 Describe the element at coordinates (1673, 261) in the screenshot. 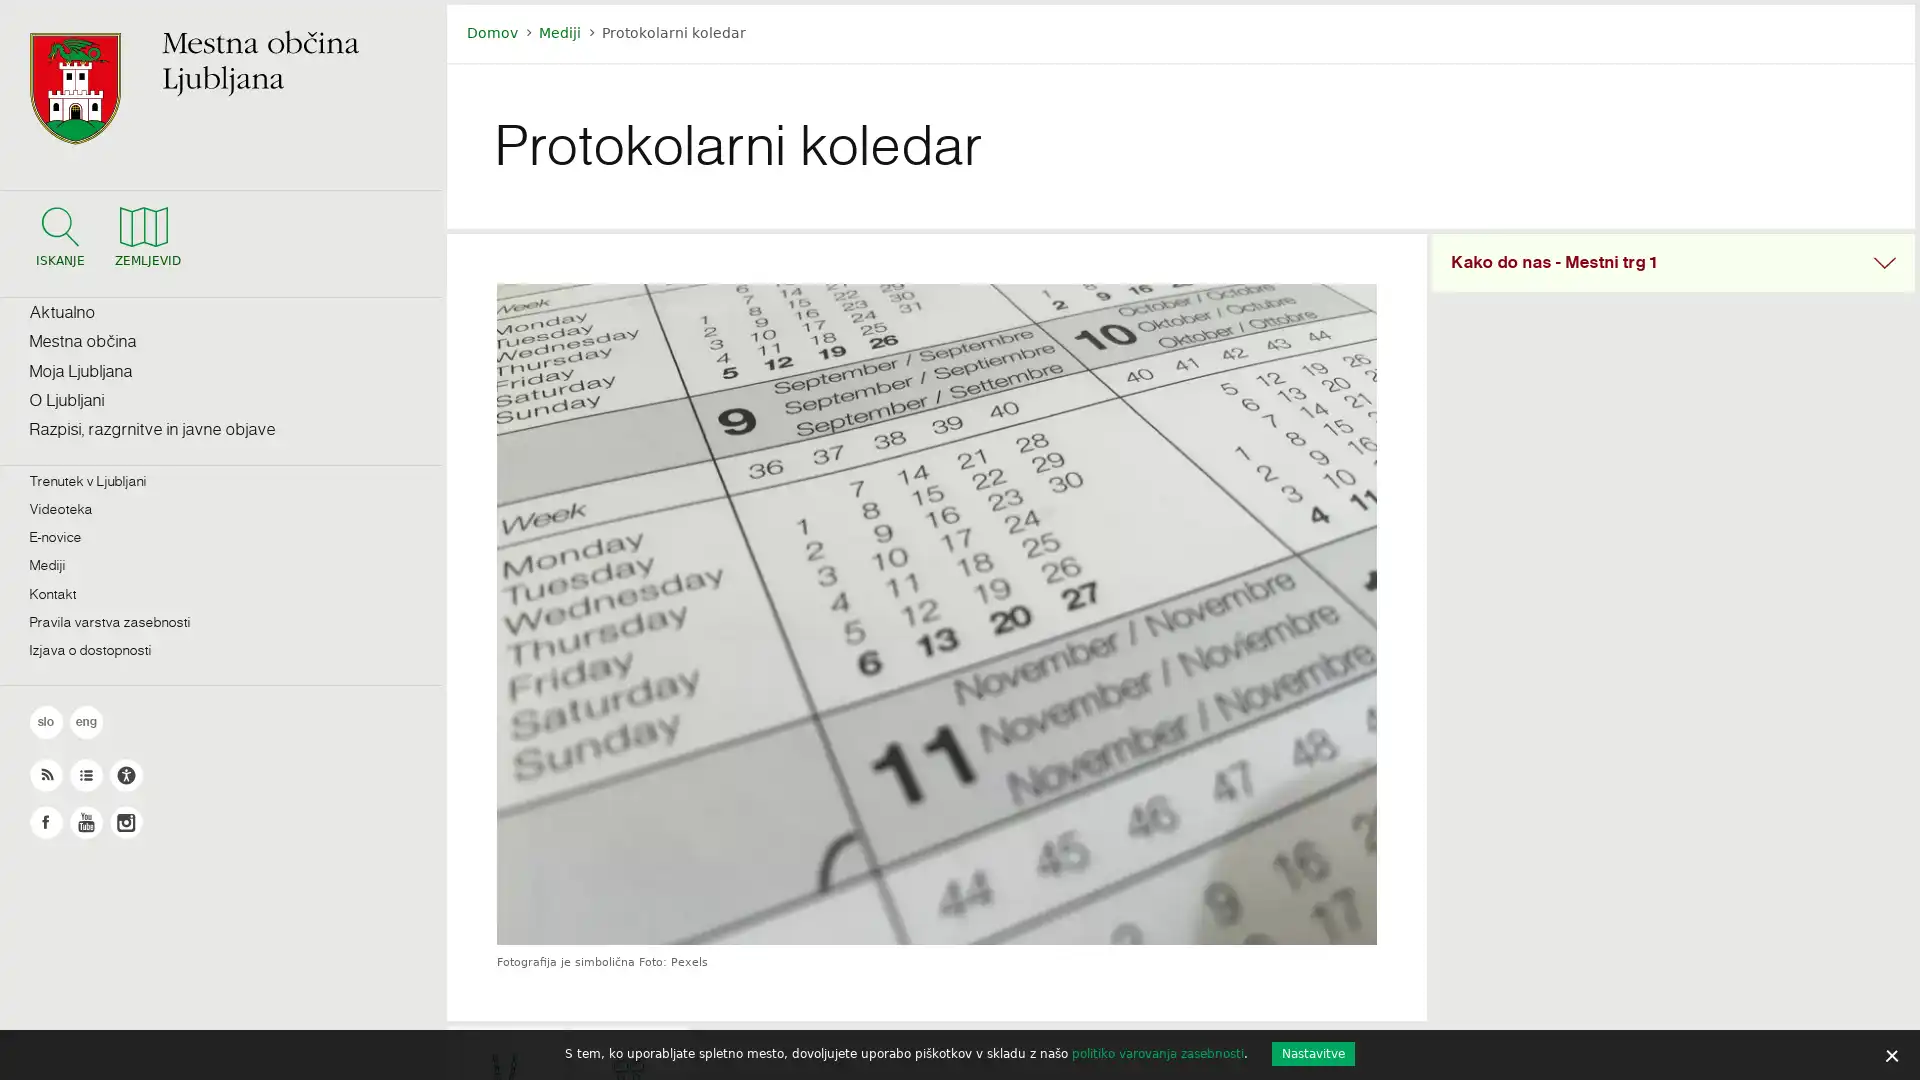

I see `Skrij vsebino` at that location.